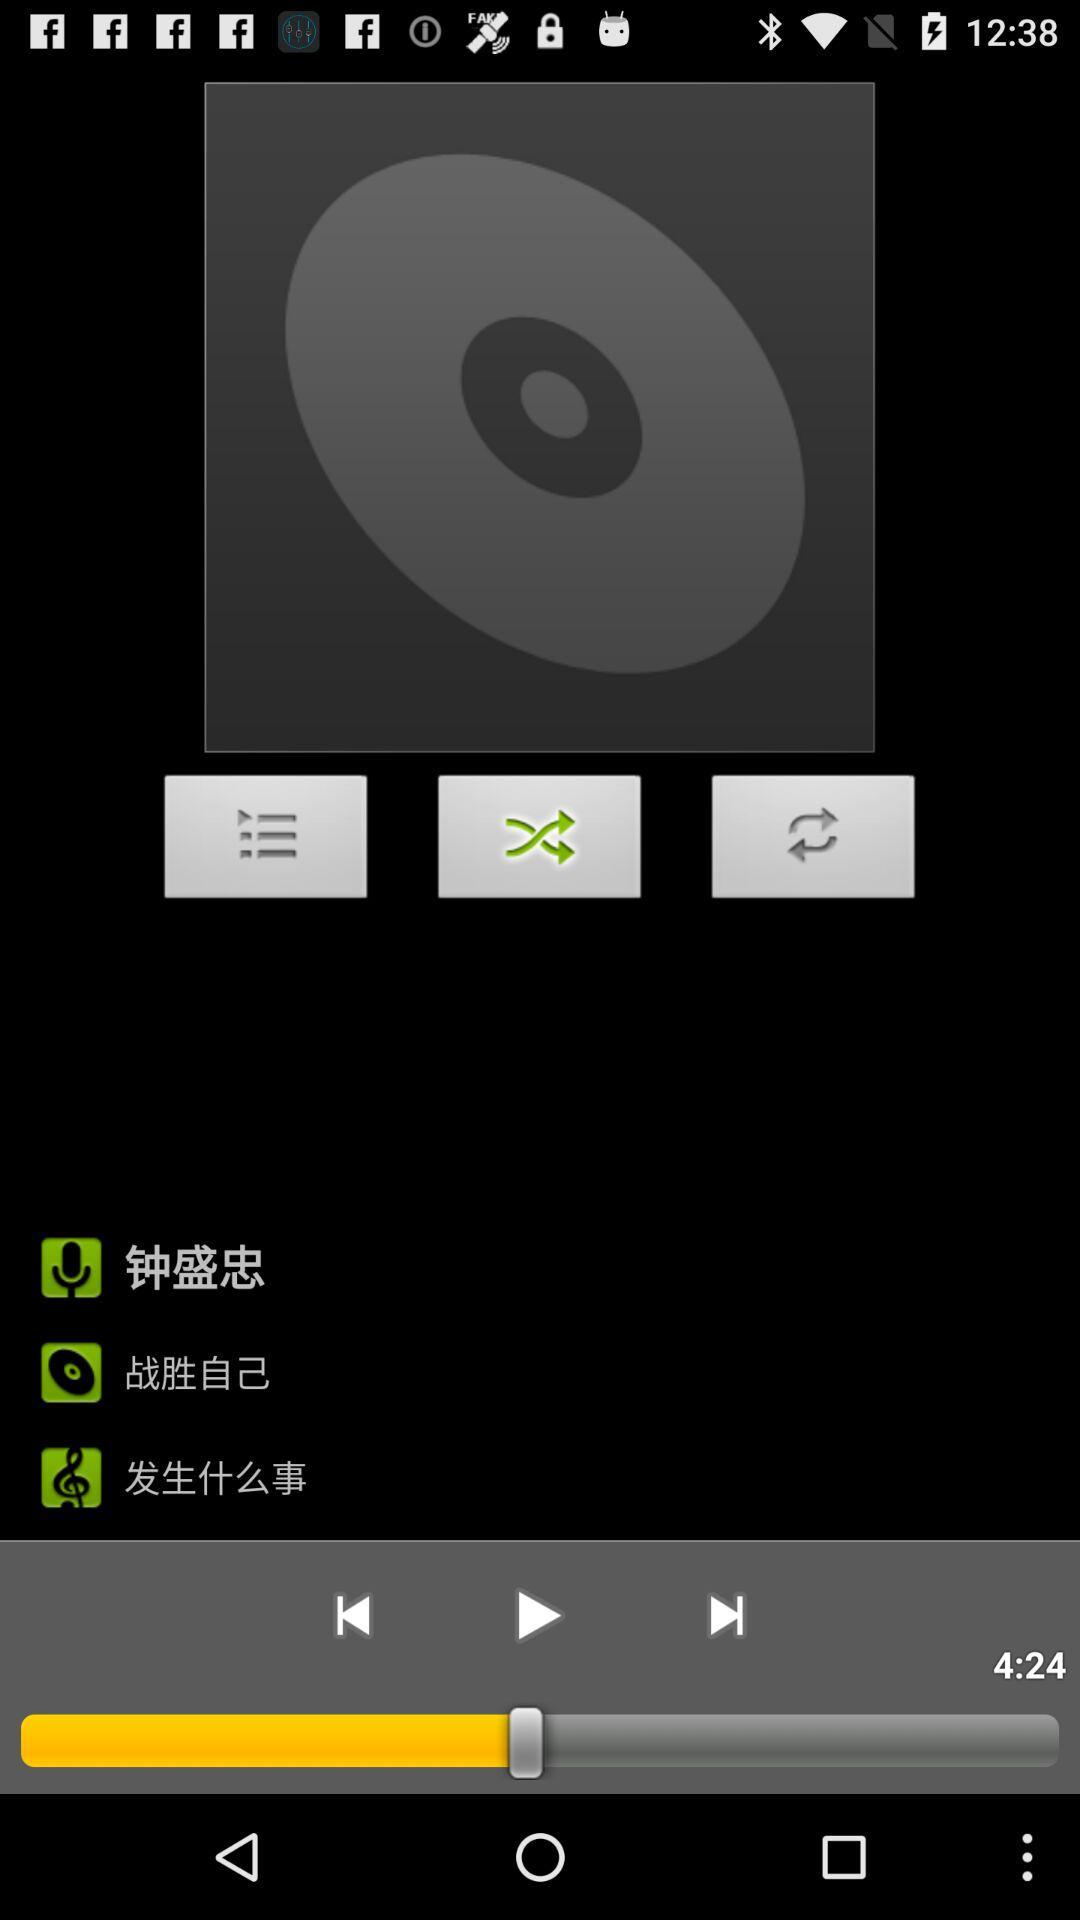  Describe the element at coordinates (813, 842) in the screenshot. I see `item on the right` at that location.